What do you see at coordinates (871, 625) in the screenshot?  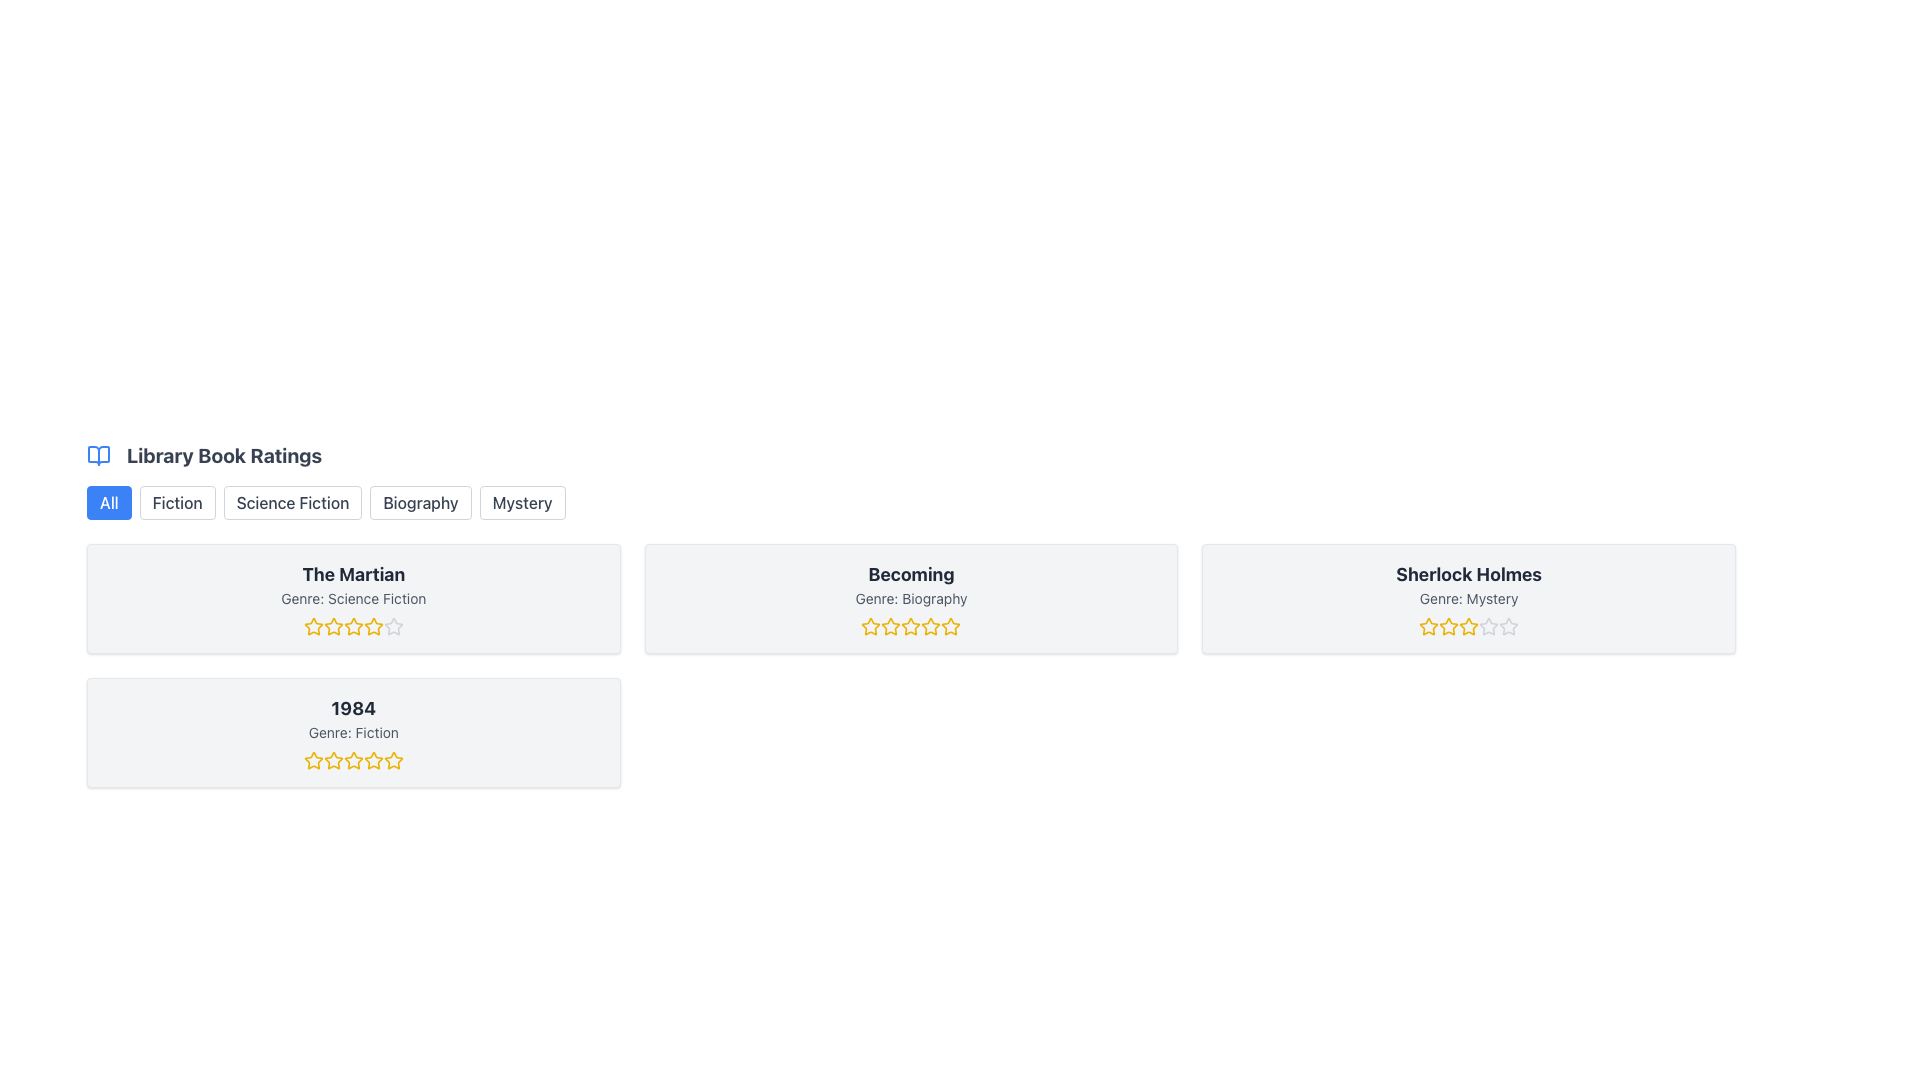 I see `the second star icon in the rating widget below the book title 'Becoming' to set the corresponding rating` at bounding box center [871, 625].